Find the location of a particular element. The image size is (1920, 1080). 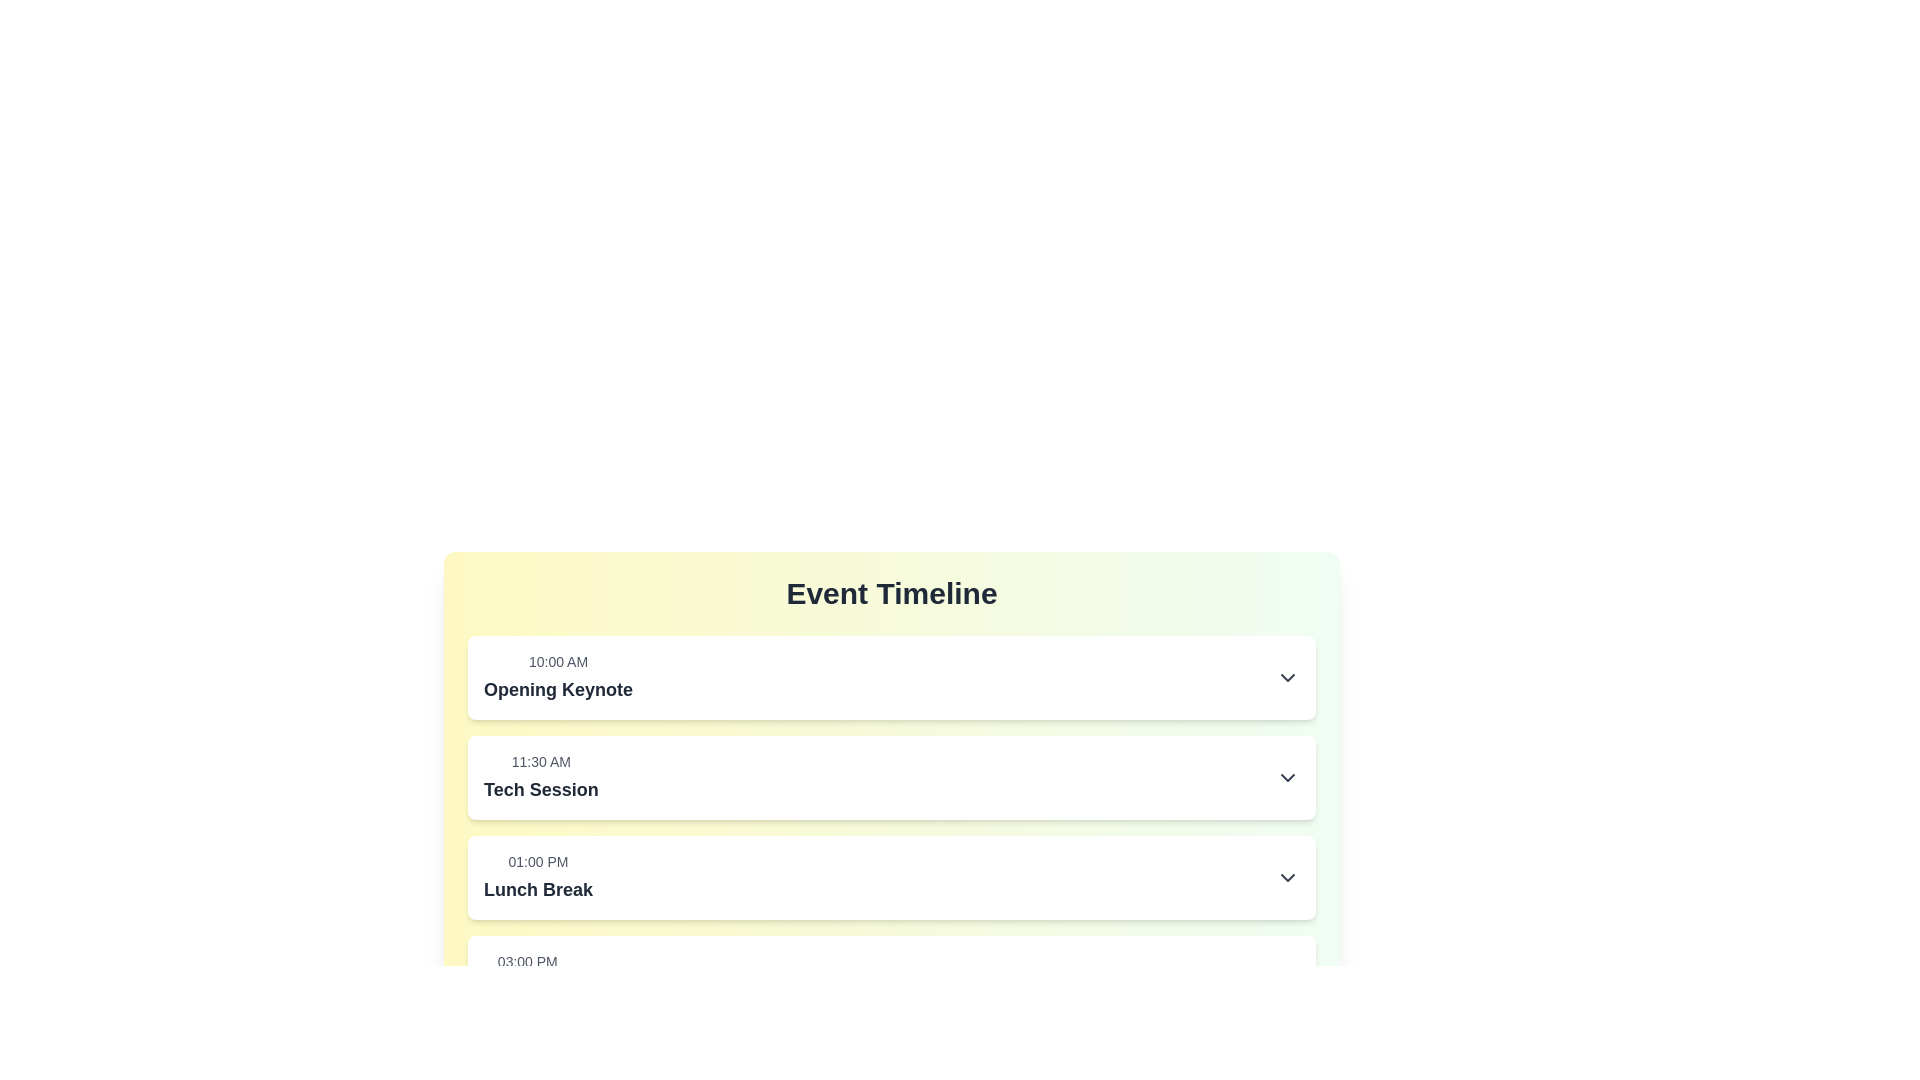

the event text block positioned in the middle card of the vertical list, located below the 'Opening Keynote' card and above the 'Lunch Break' card in the timeline is located at coordinates (541, 777).